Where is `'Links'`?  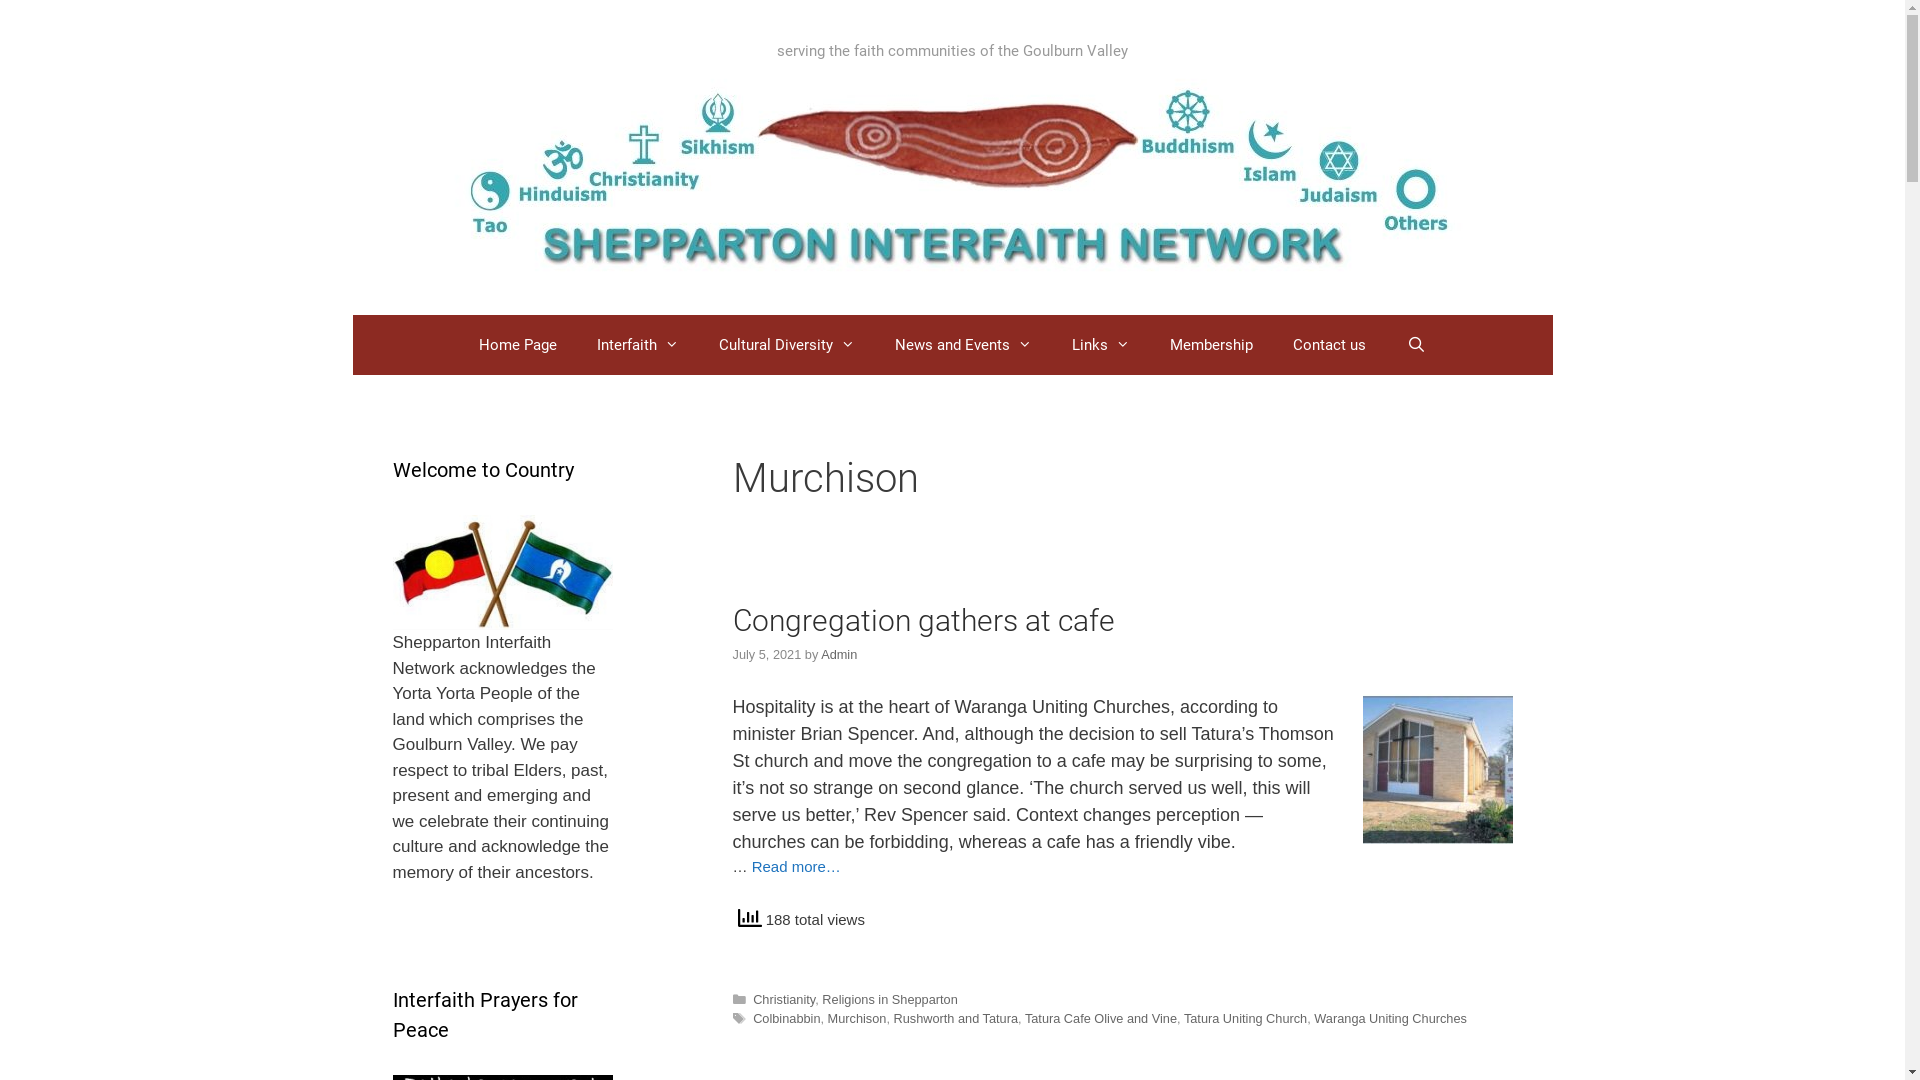
'Links' is located at coordinates (1050, 342).